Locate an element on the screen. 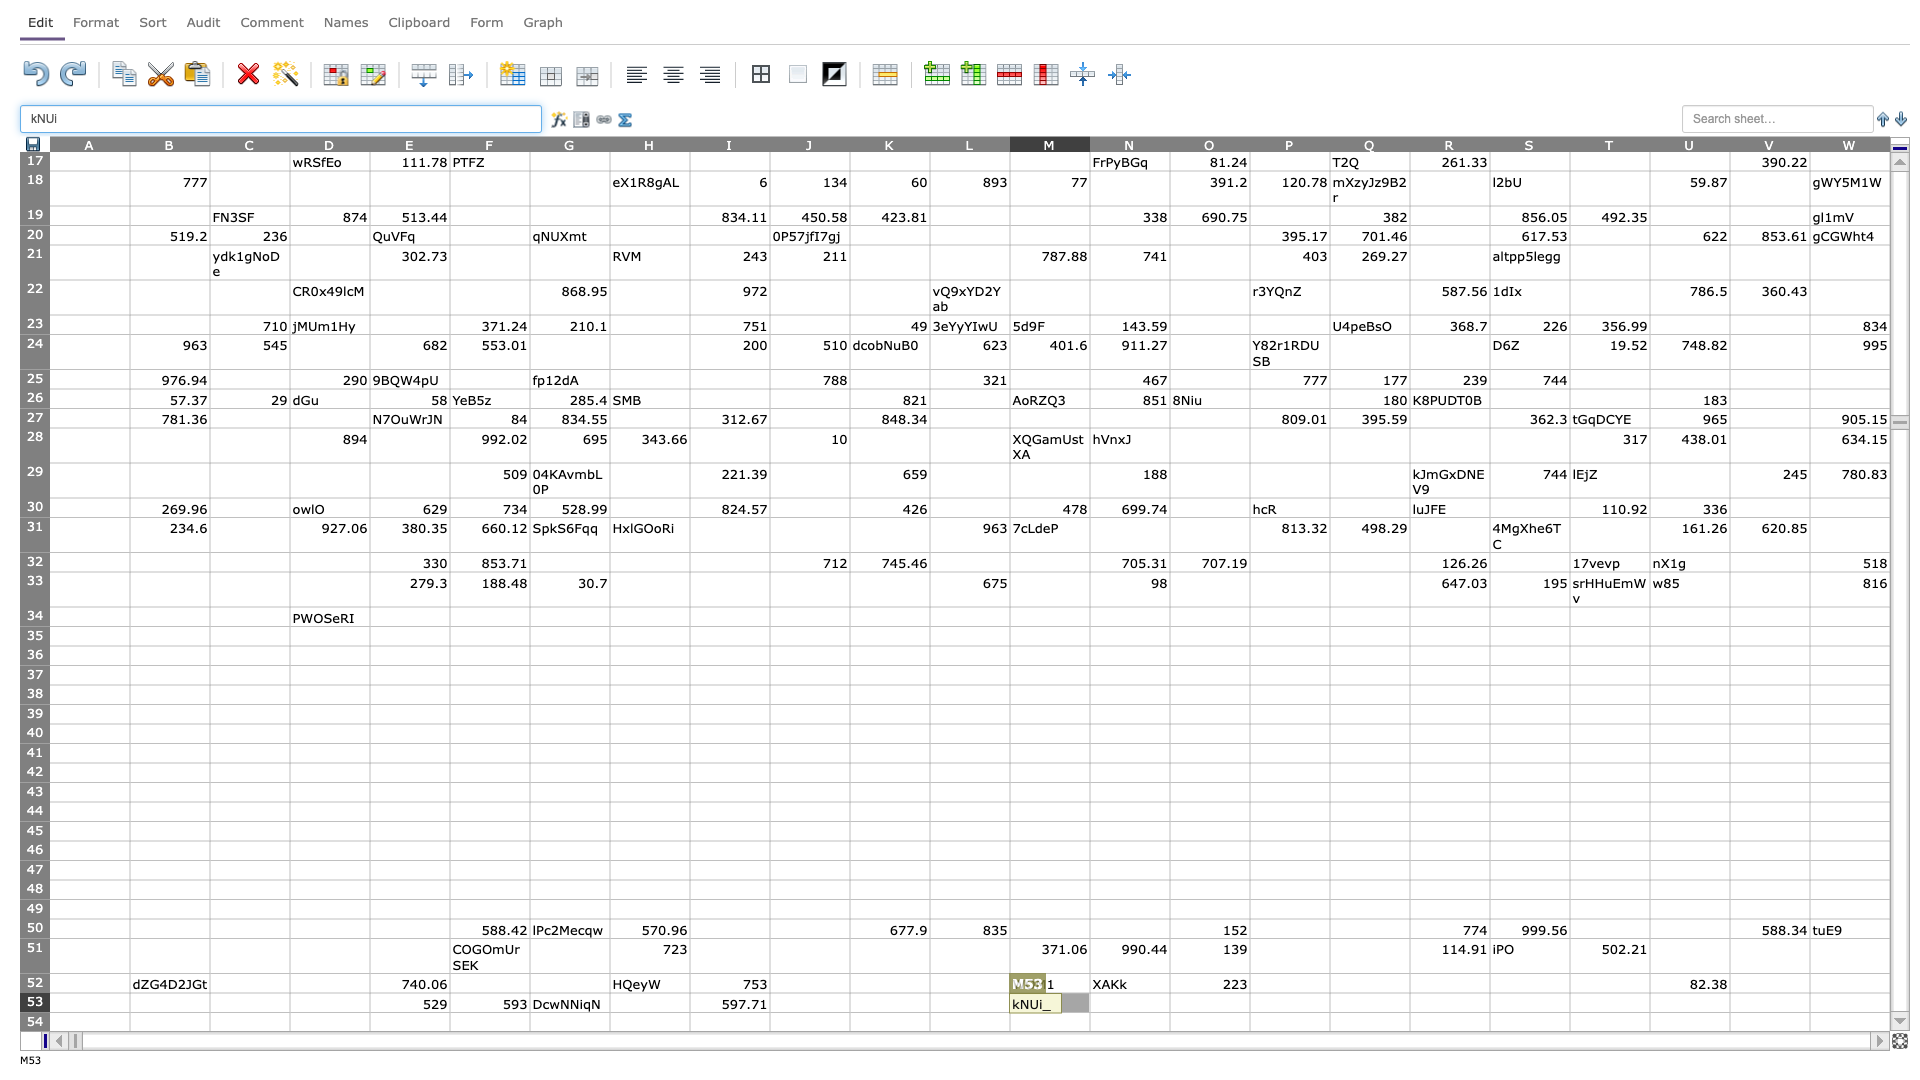 The width and height of the screenshot is (1920, 1080). Top left corner of cell Q-53 is located at coordinates (1329, 992).